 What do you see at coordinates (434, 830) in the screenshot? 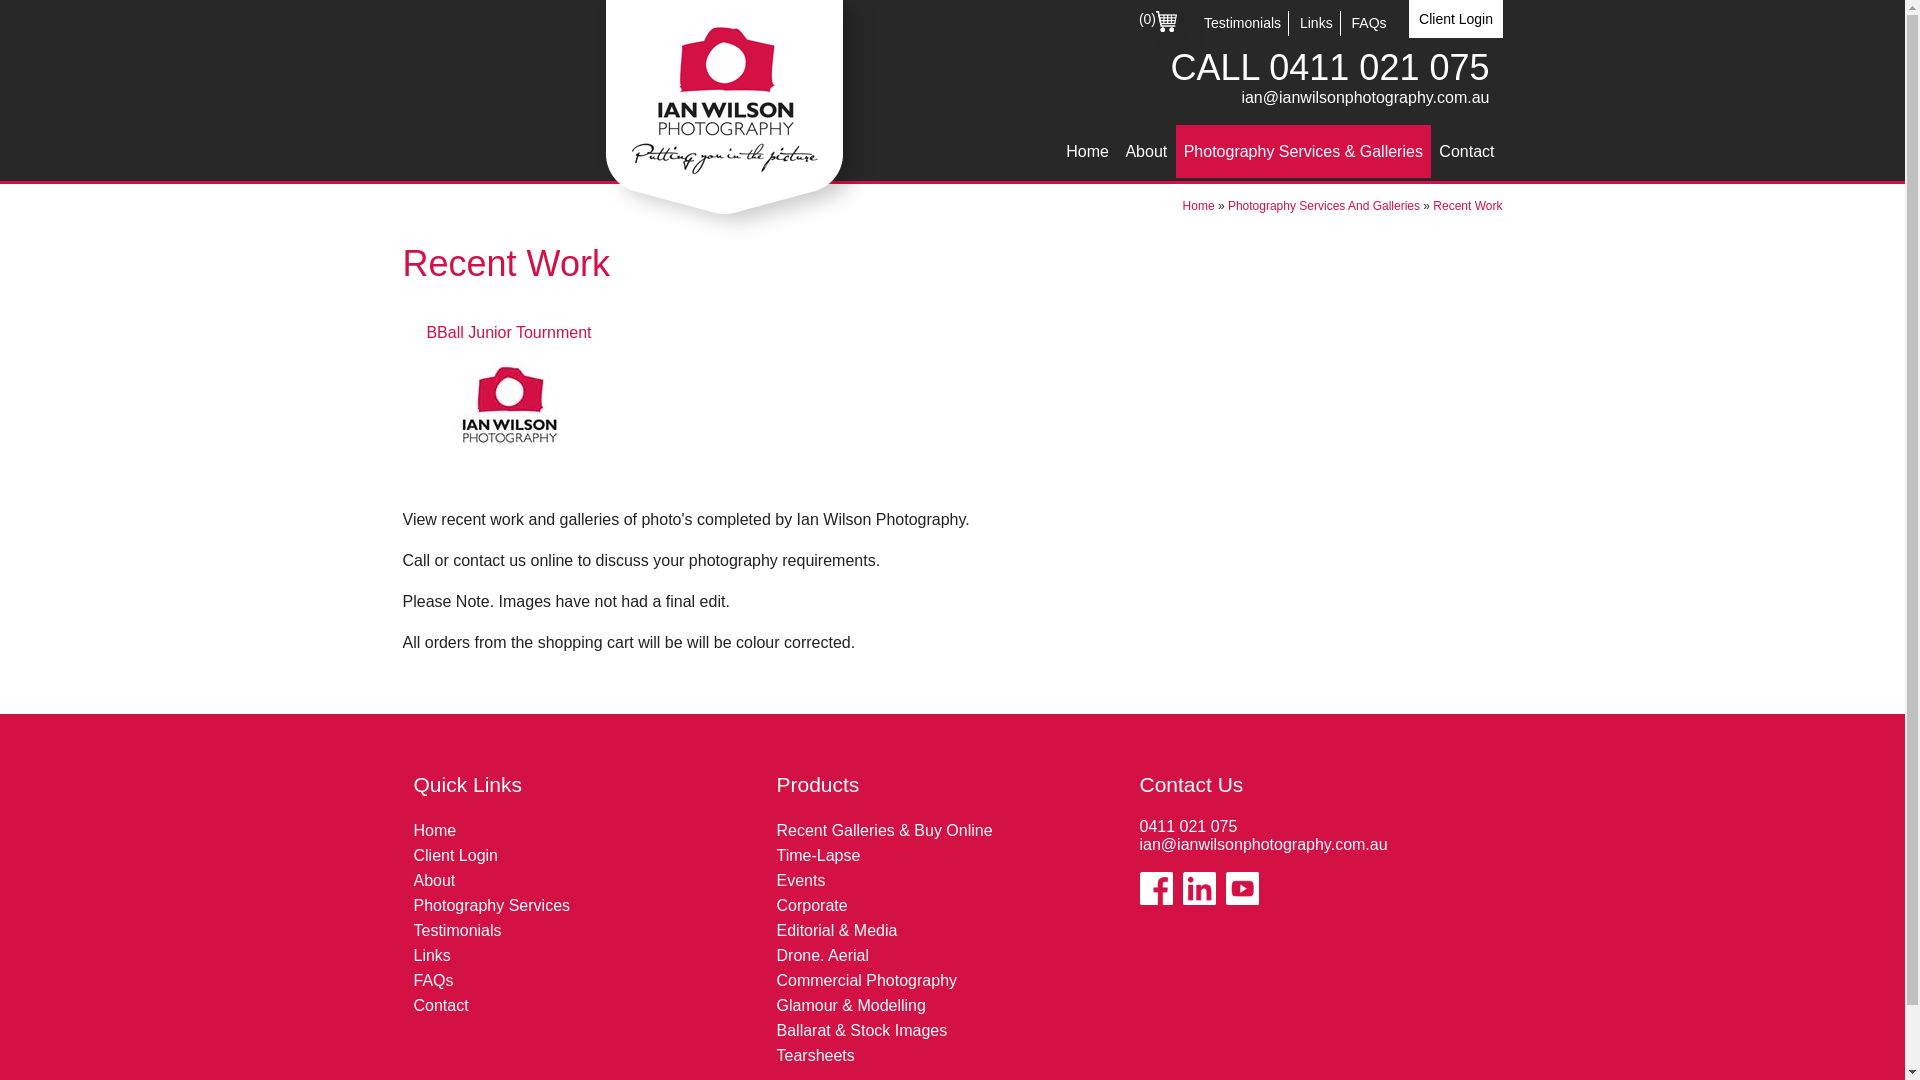
I see `'Home'` at bounding box center [434, 830].